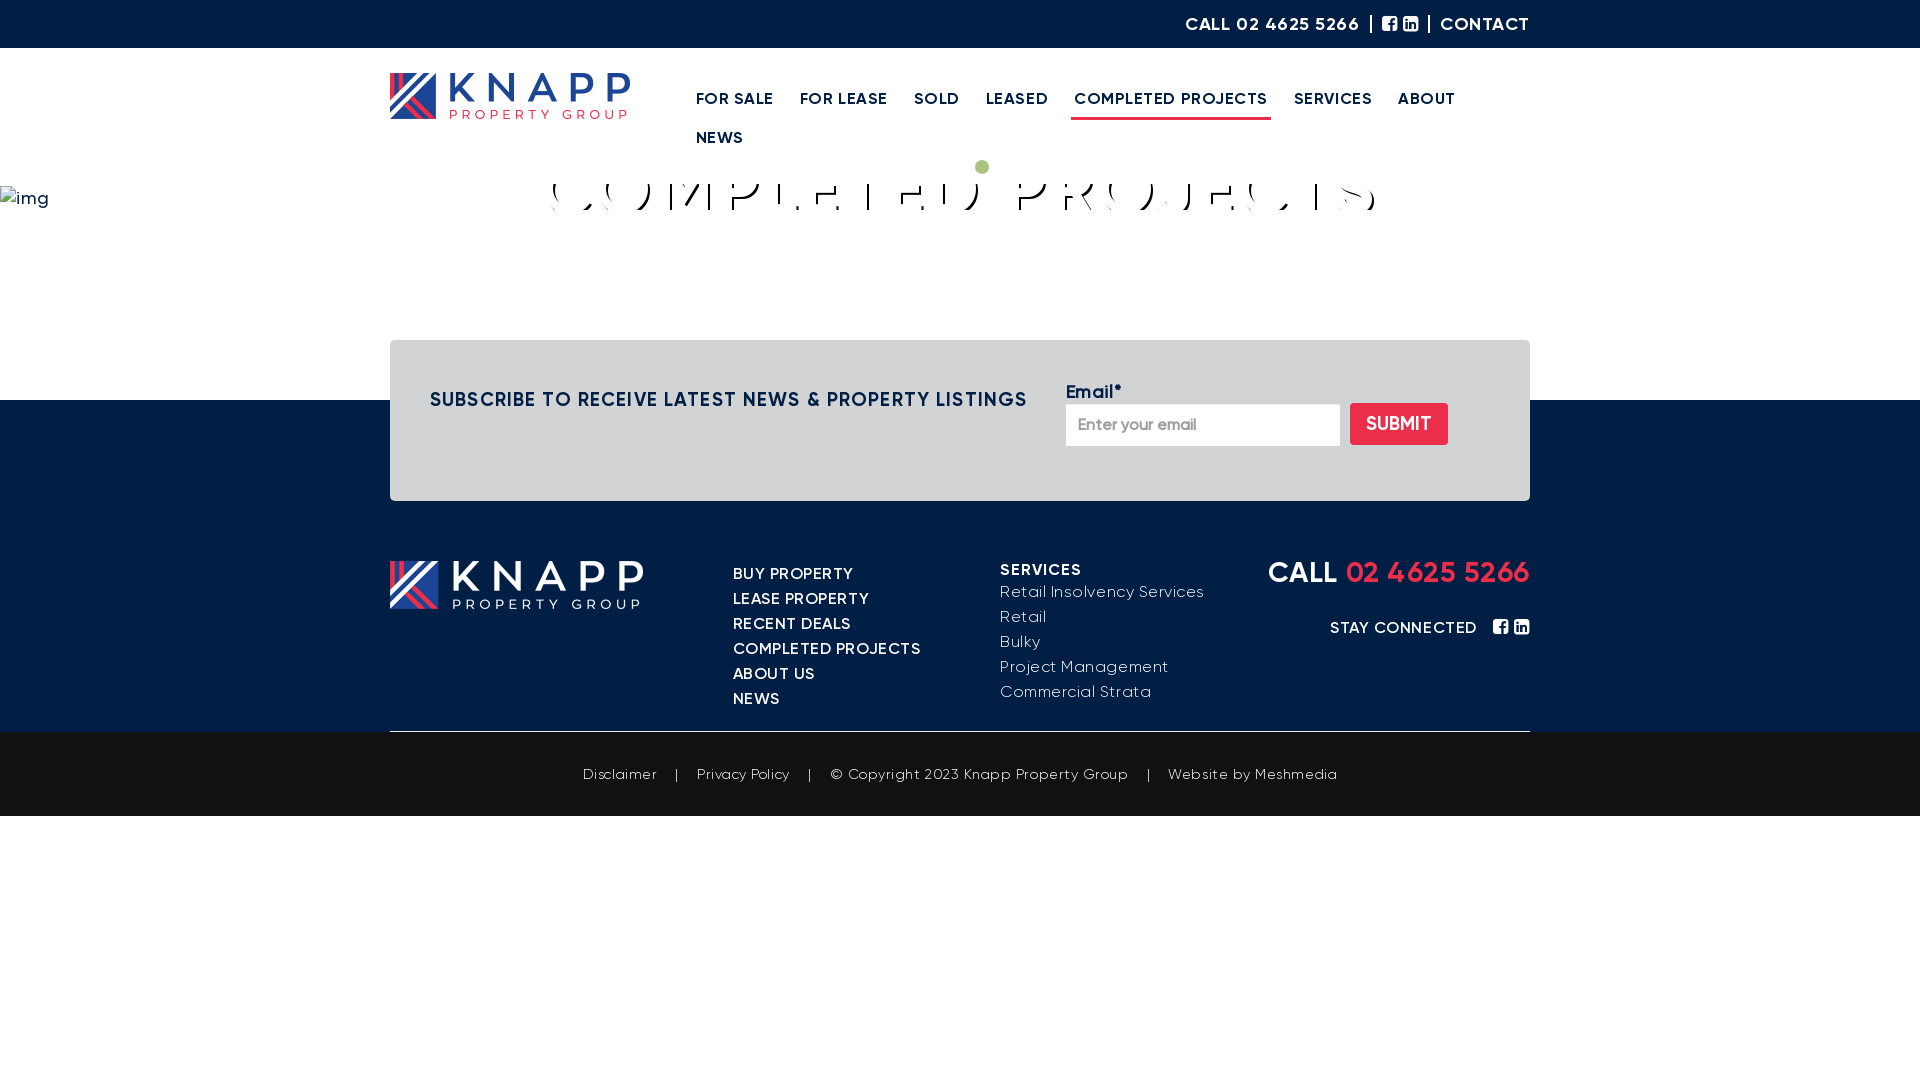  I want to click on 'Meshmedia', so click(1296, 773).